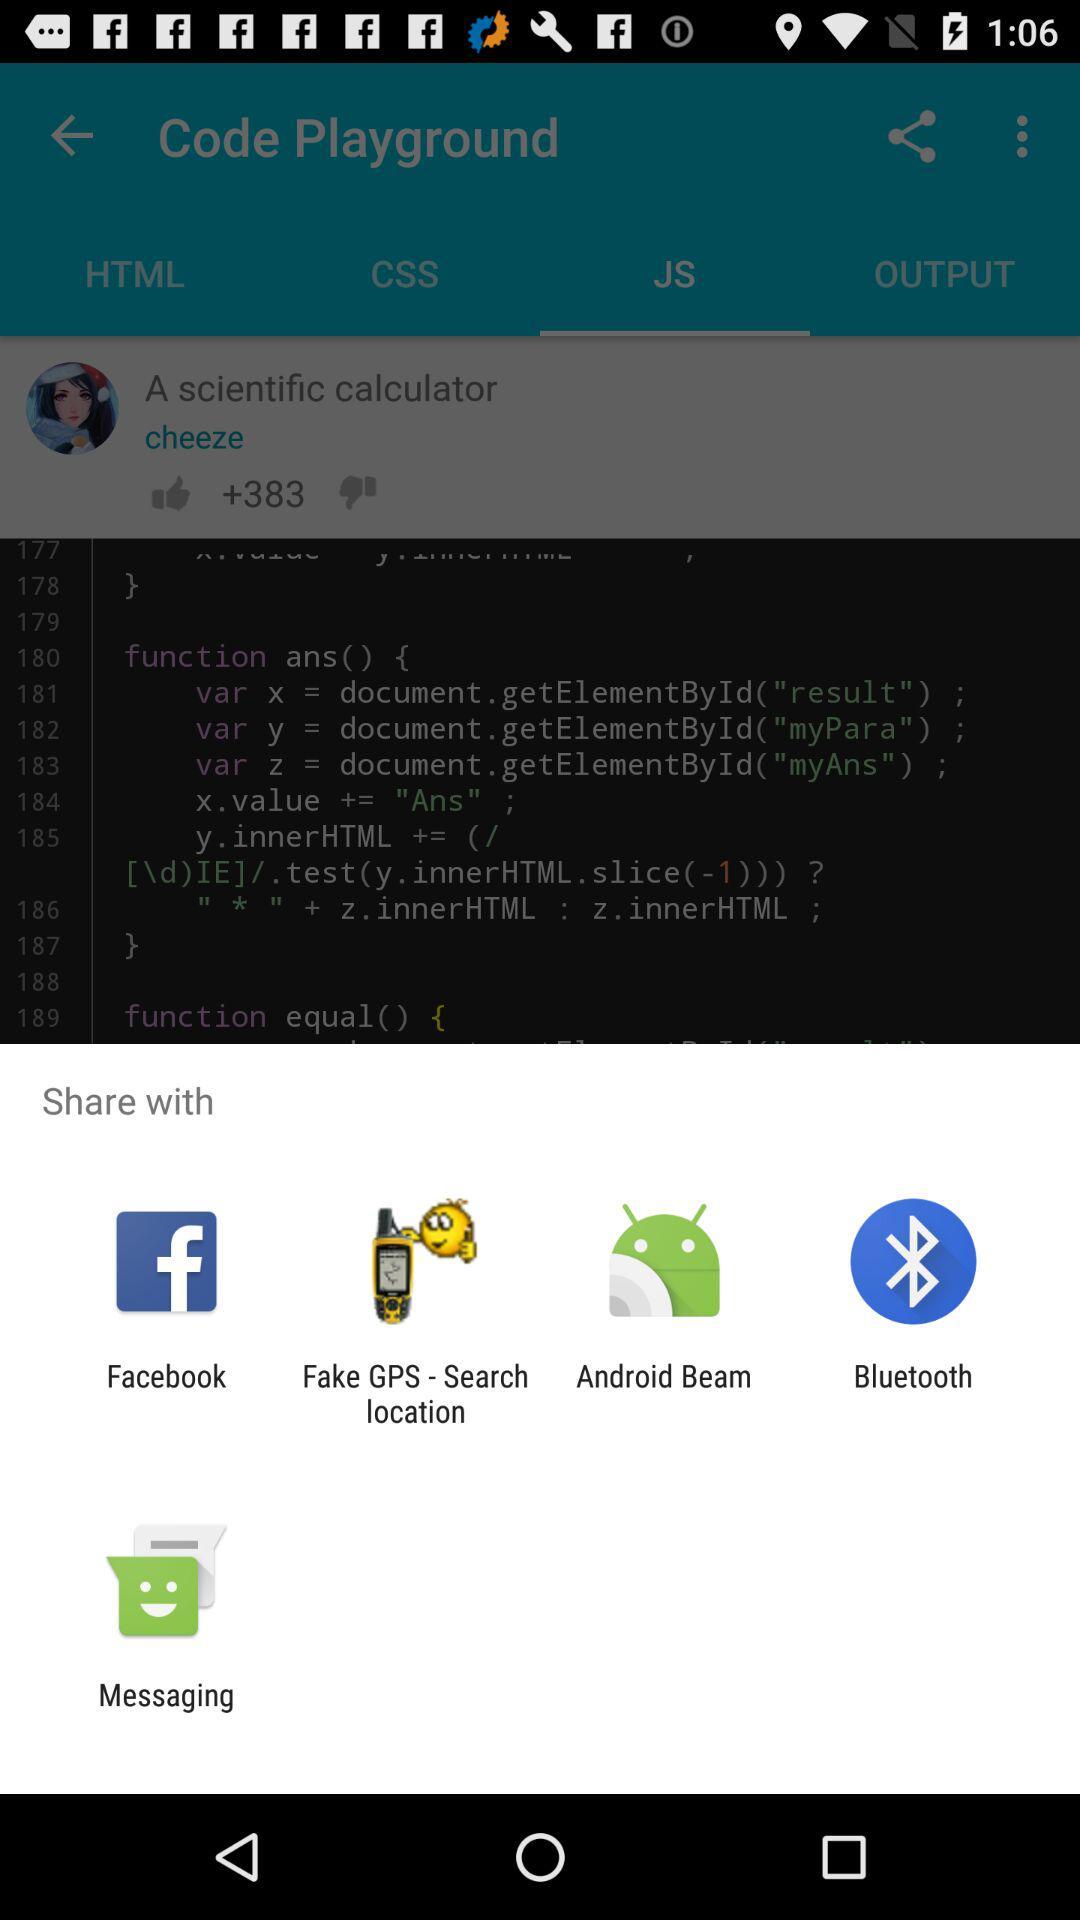  I want to click on facebook, so click(165, 1392).